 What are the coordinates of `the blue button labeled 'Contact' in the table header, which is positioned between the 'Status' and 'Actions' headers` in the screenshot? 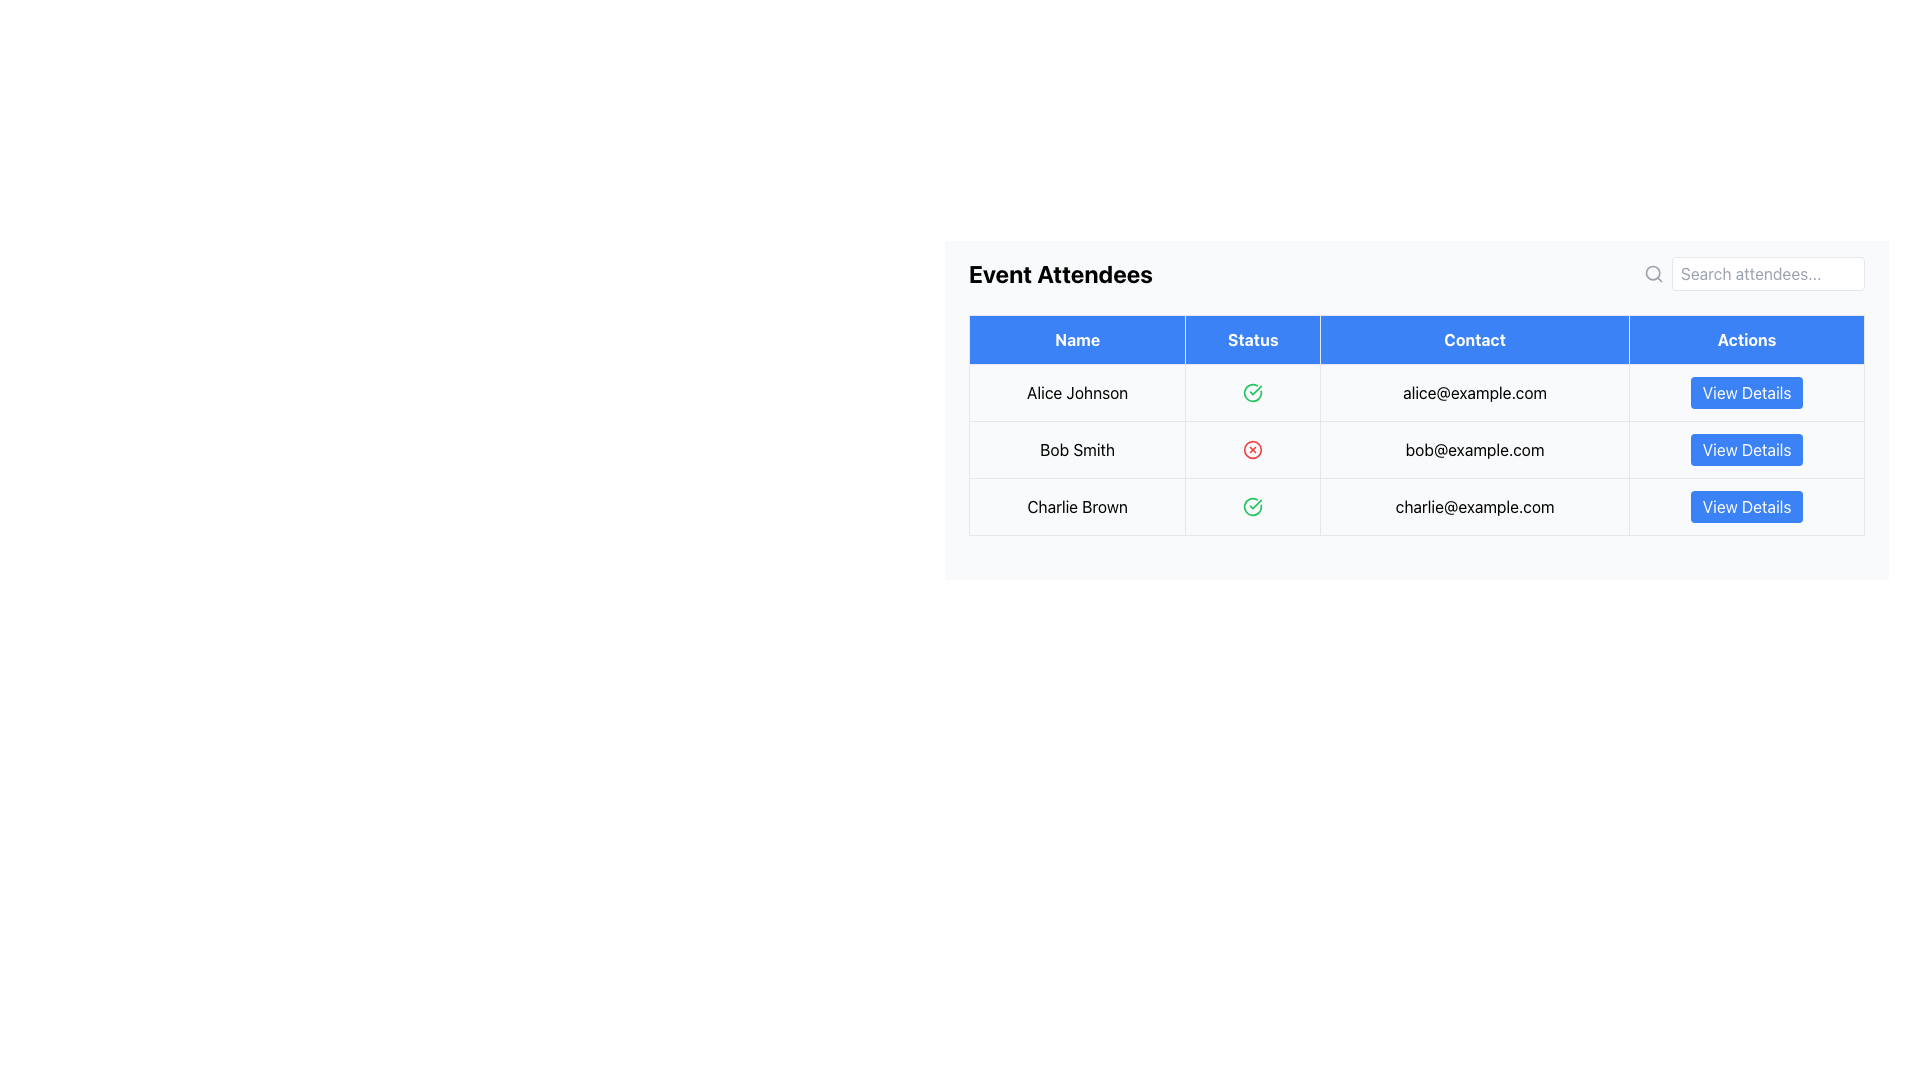 It's located at (1475, 338).